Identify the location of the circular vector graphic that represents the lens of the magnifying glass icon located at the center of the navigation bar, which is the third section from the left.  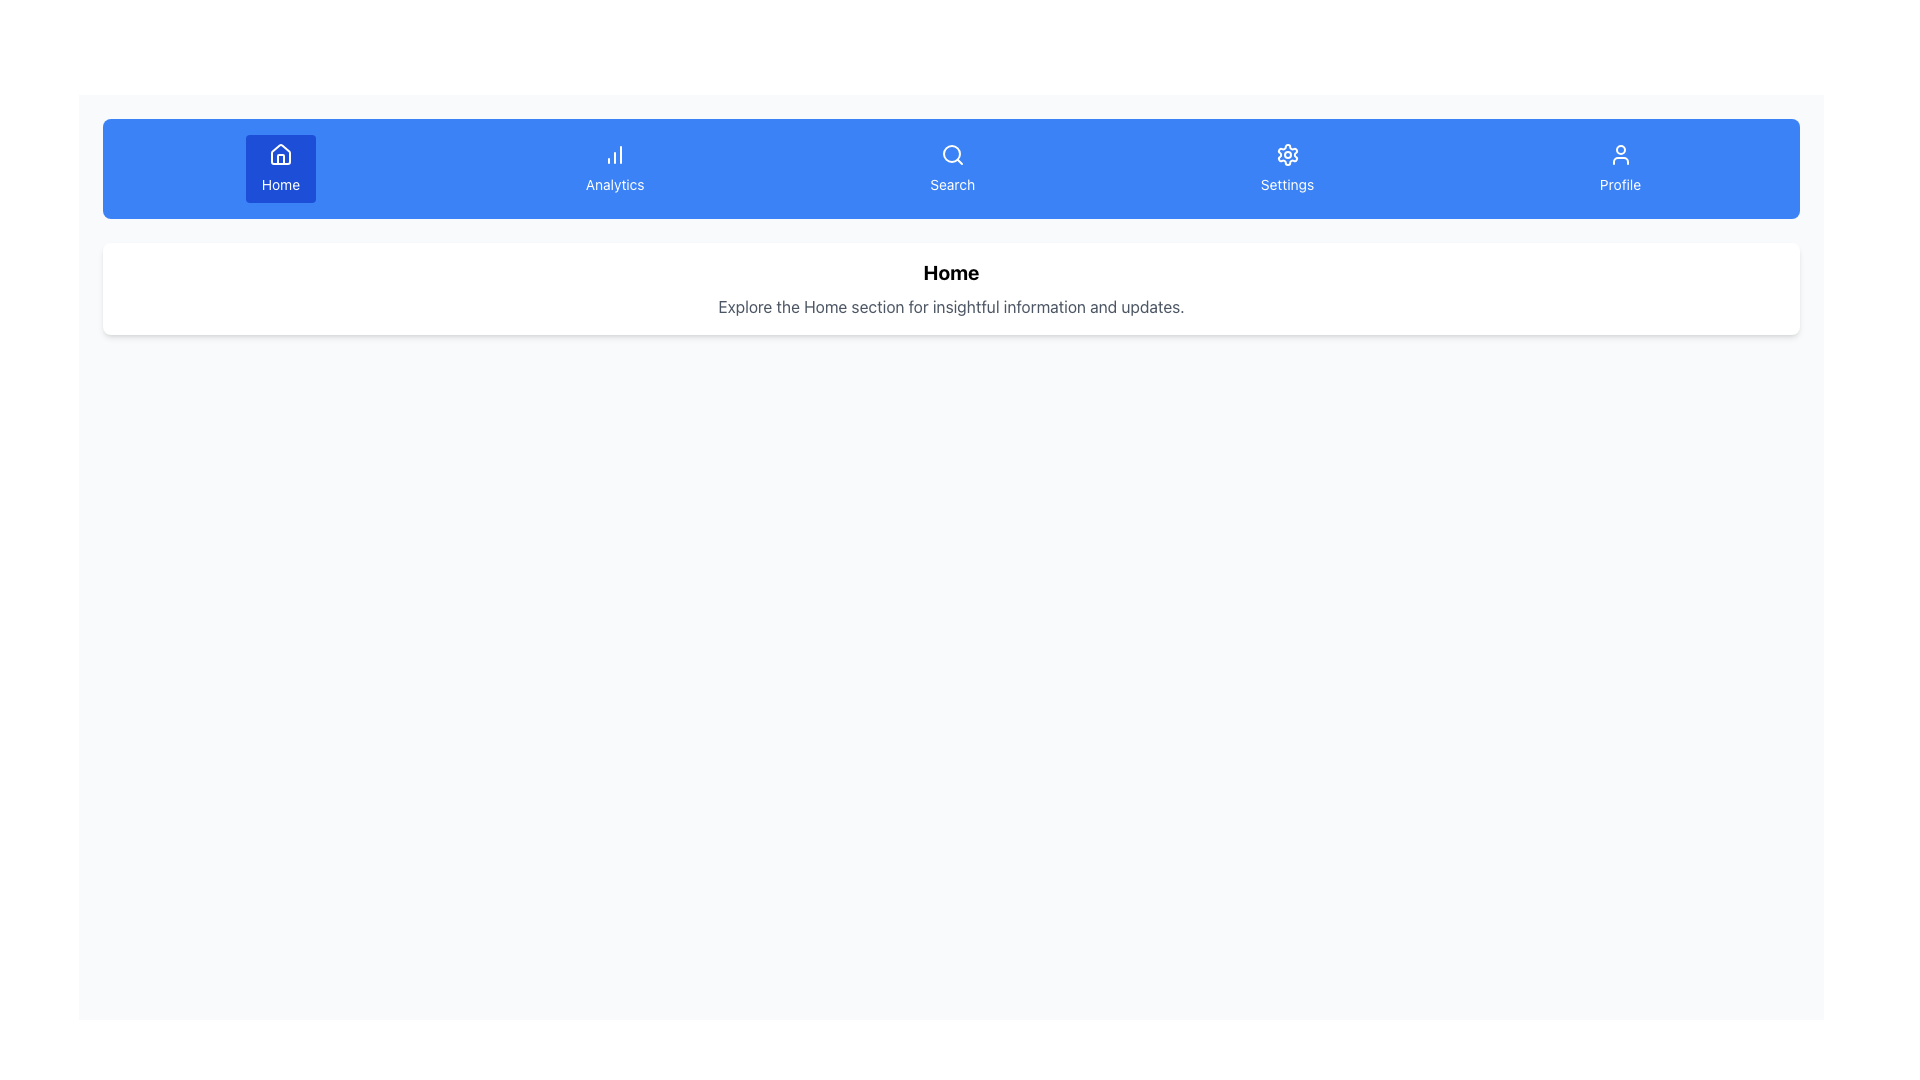
(950, 153).